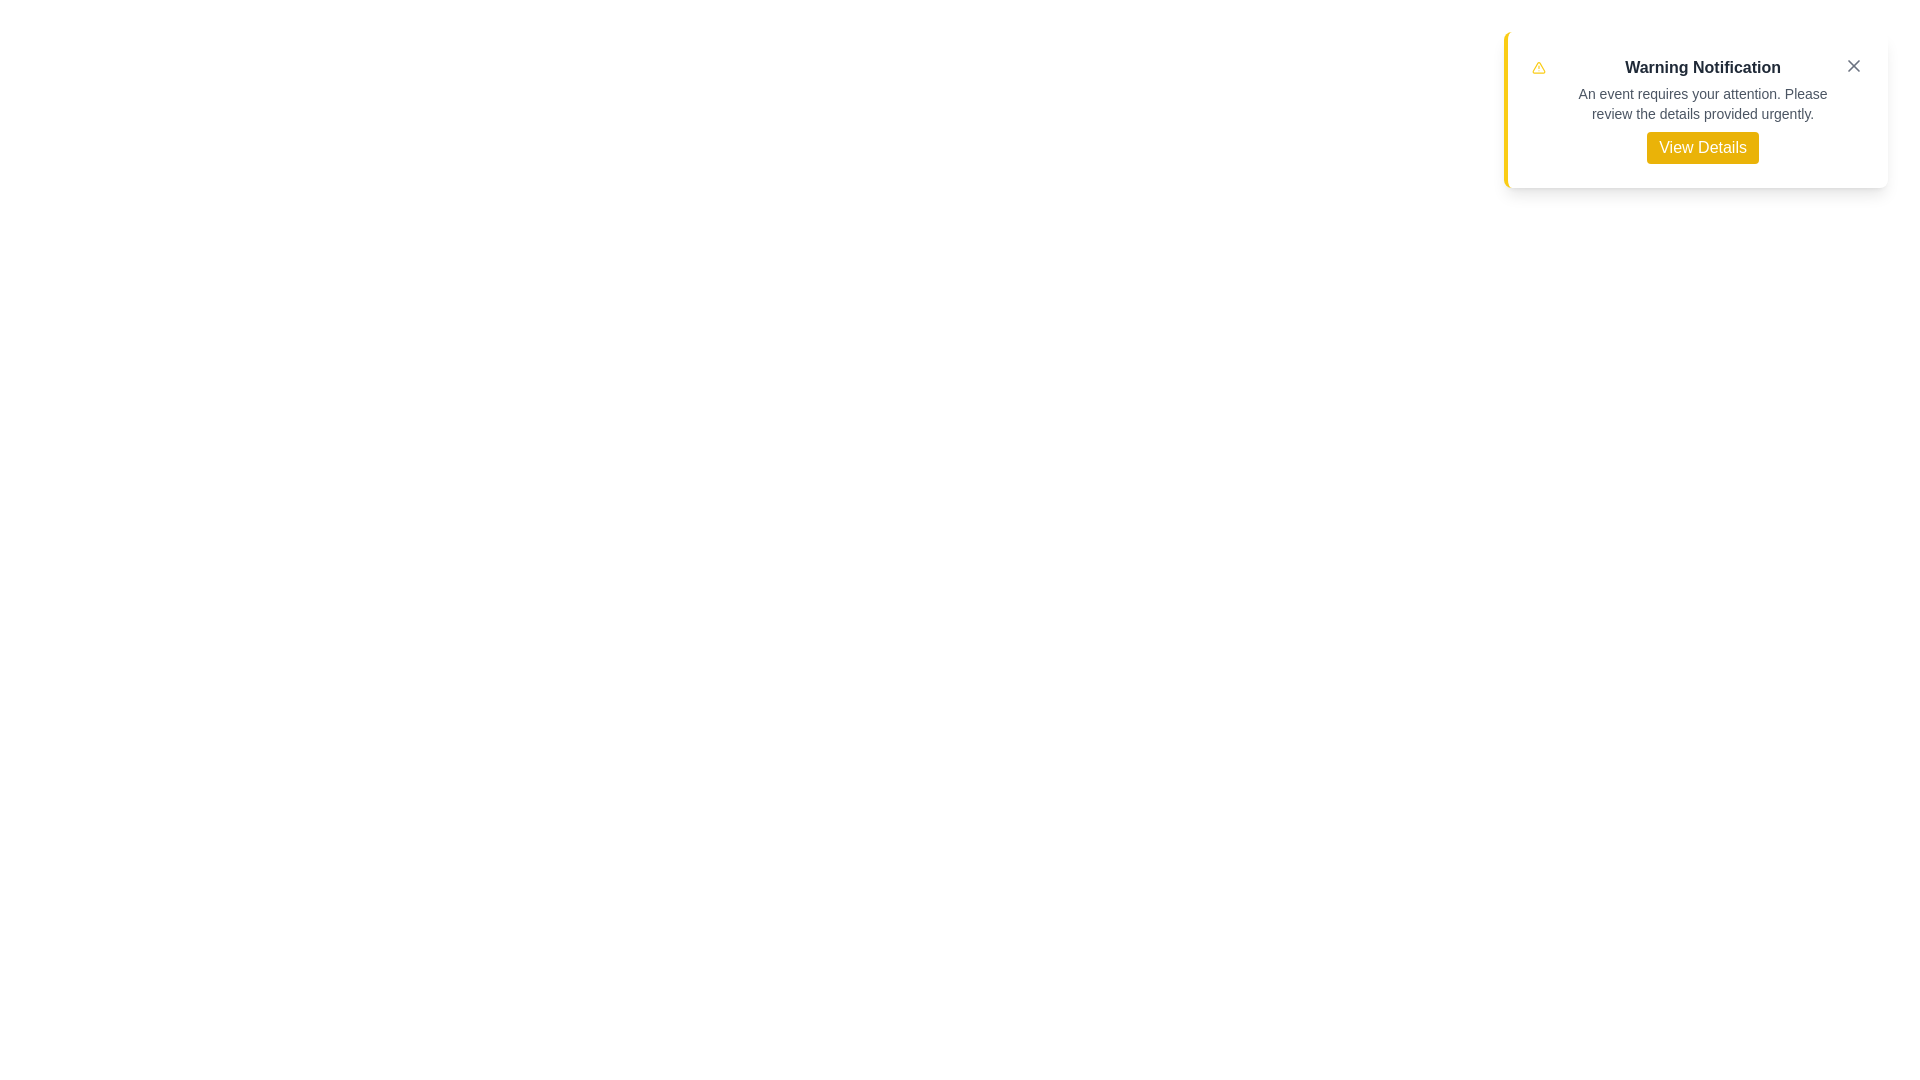 The image size is (1920, 1080). I want to click on the dismiss button located at the top right corner of the notification, so click(1852, 64).